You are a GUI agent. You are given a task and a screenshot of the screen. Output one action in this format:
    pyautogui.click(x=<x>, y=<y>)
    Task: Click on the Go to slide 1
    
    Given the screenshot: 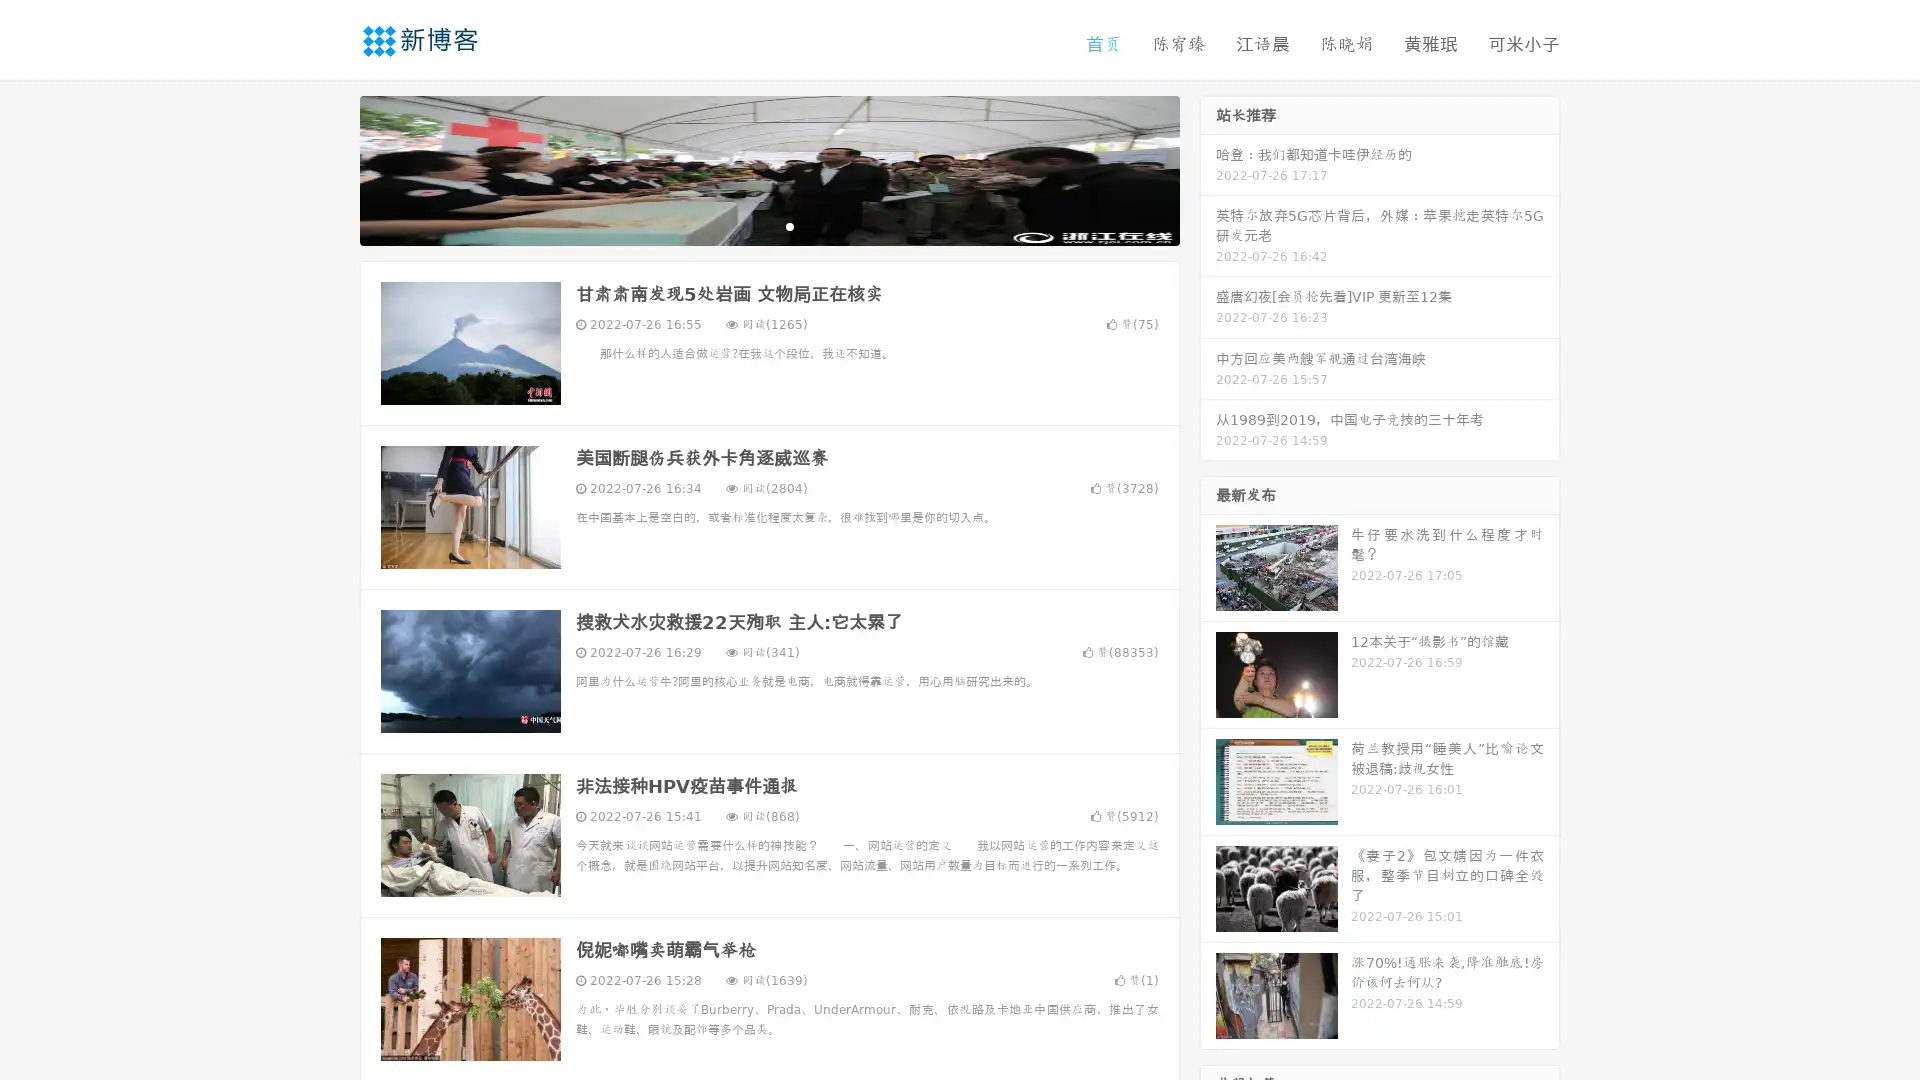 What is the action you would take?
    pyautogui.click(x=748, y=225)
    